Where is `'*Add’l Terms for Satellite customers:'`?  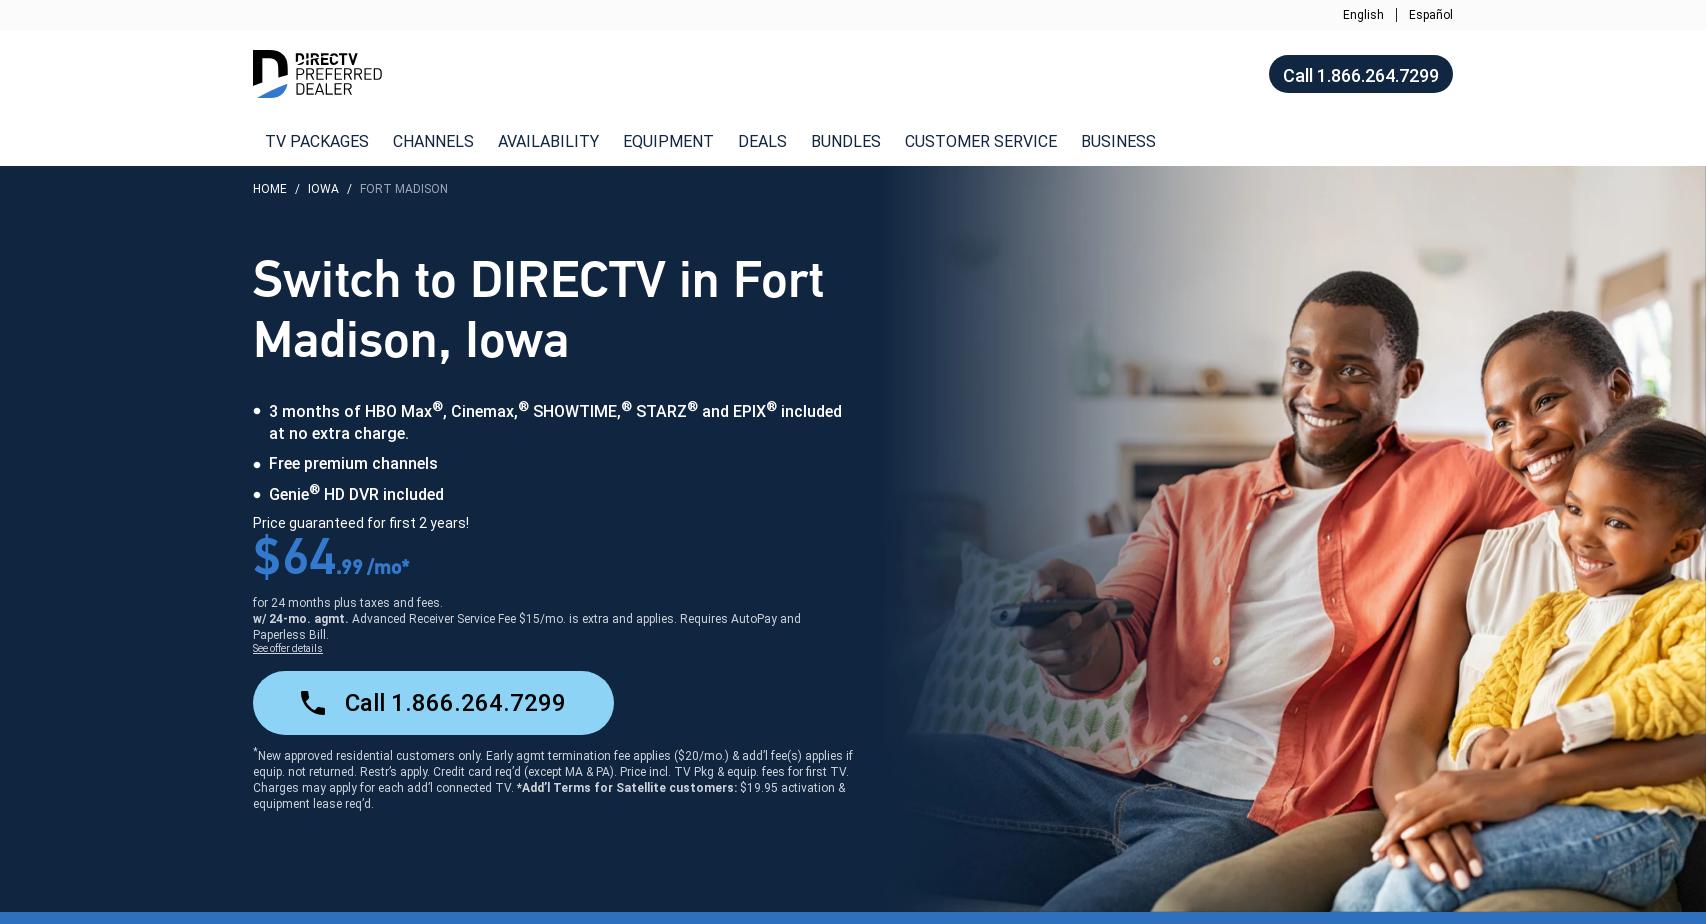
'*Add’l Terms for Satellite customers:' is located at coordinates (627, 786).